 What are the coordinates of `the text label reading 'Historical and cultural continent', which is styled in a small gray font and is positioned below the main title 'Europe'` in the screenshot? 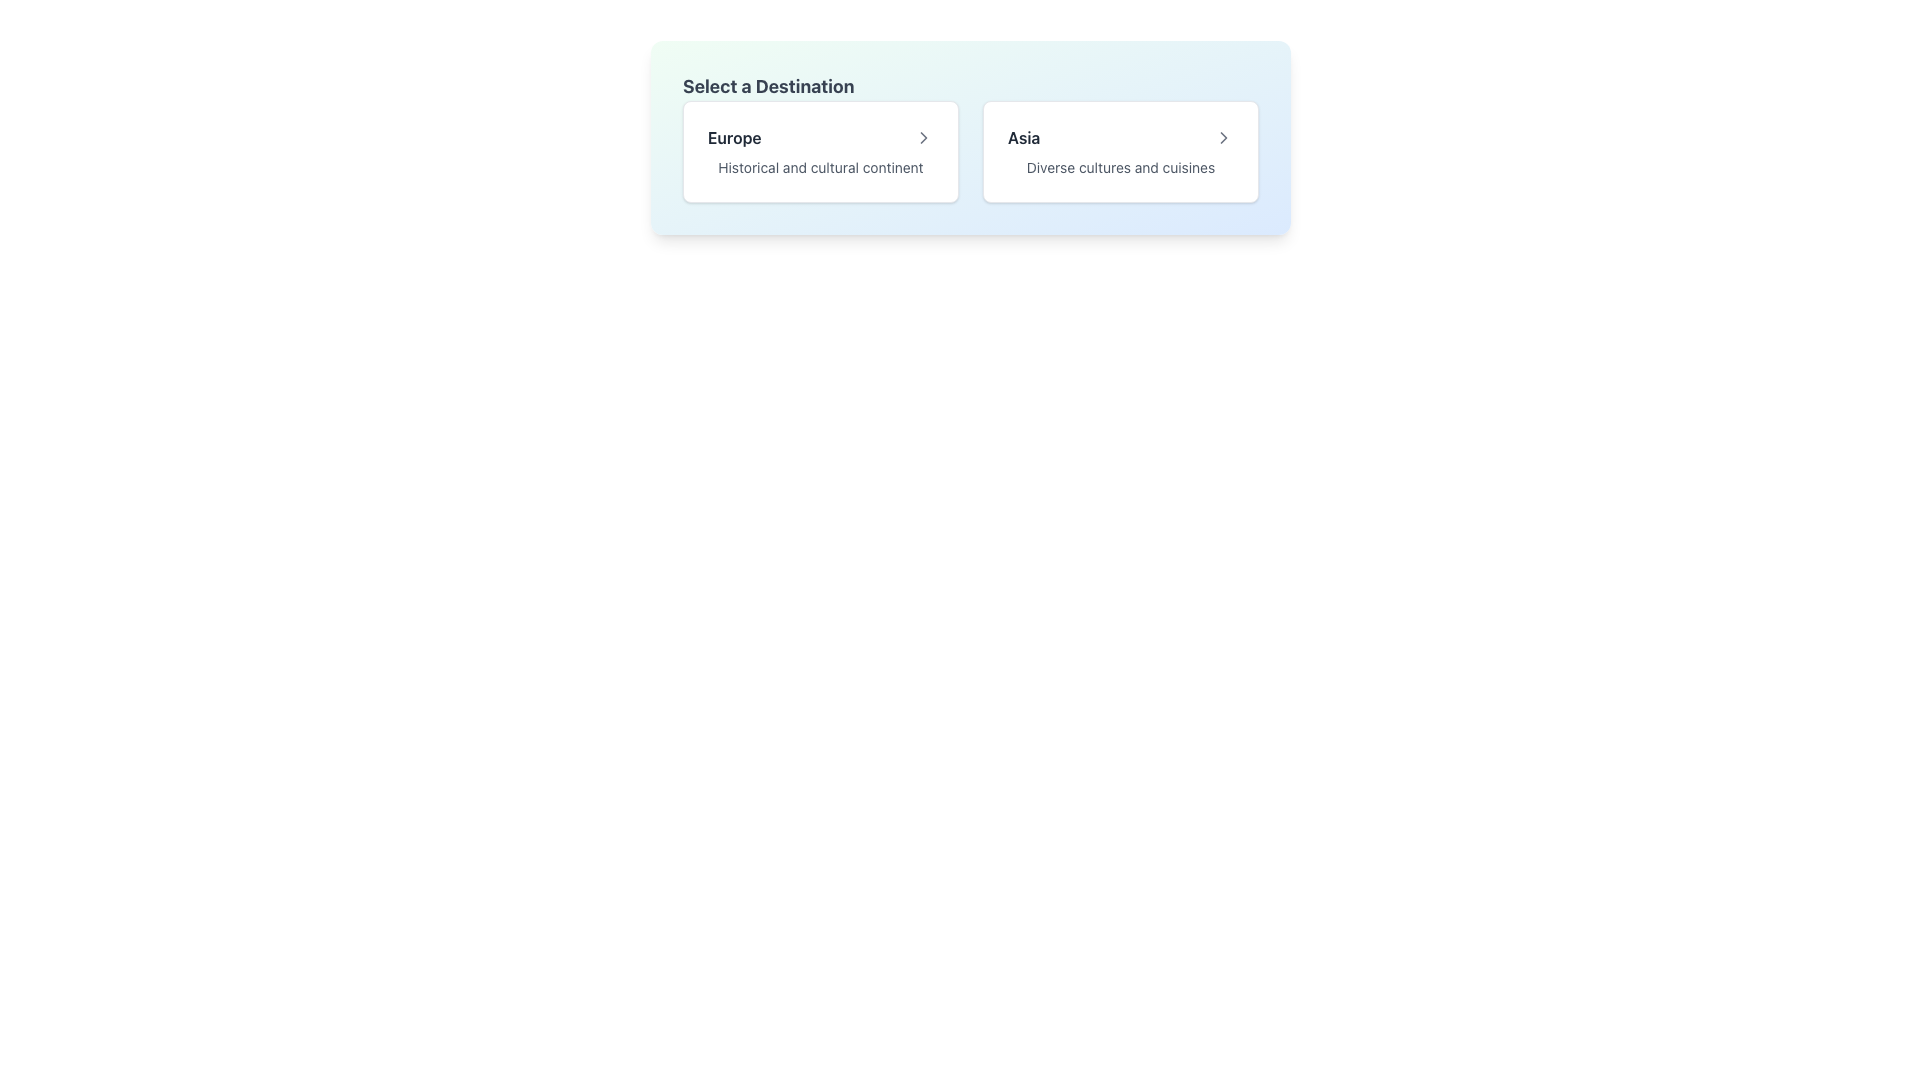 It's located at (820, 167).